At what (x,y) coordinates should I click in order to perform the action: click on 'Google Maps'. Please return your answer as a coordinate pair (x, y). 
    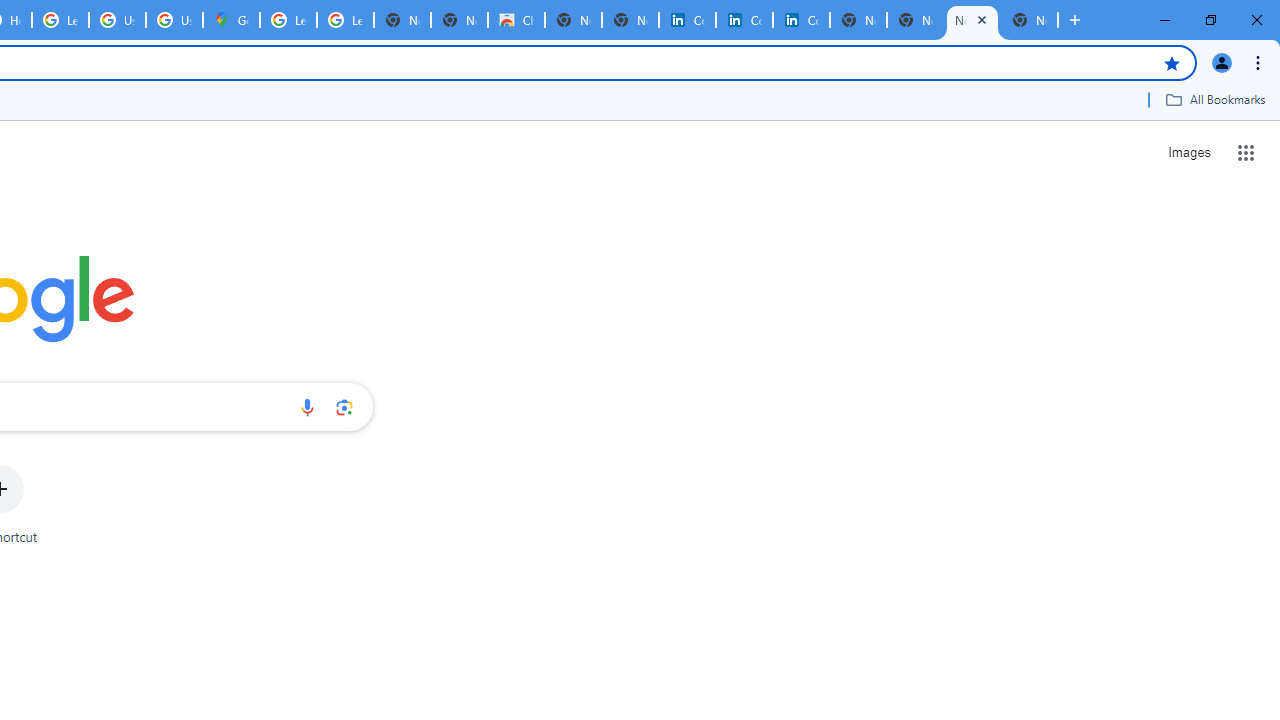
    Looking at the image, I should click on (231, 20).